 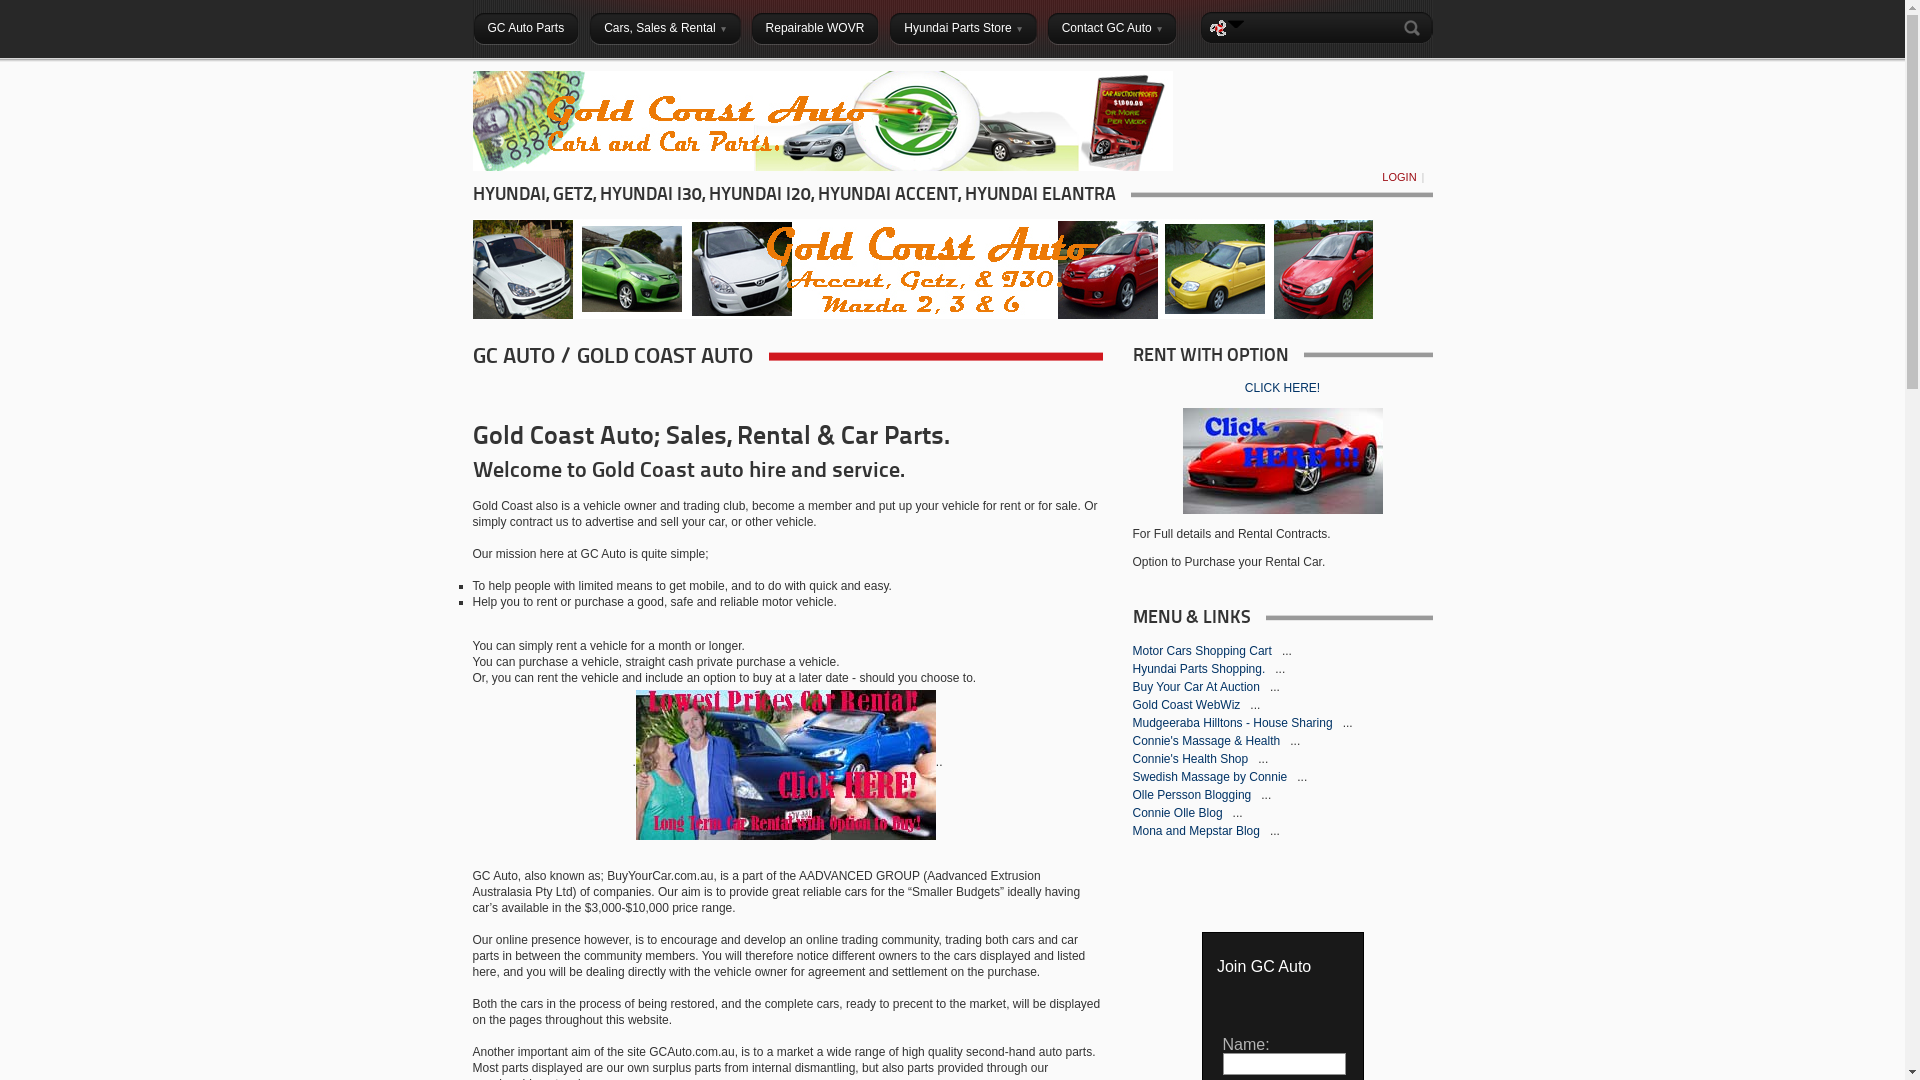 What do you see at coordinates (1376, 176) in the screenshot?
I see `'LOGIN'` at bounding box center [1376, 176].